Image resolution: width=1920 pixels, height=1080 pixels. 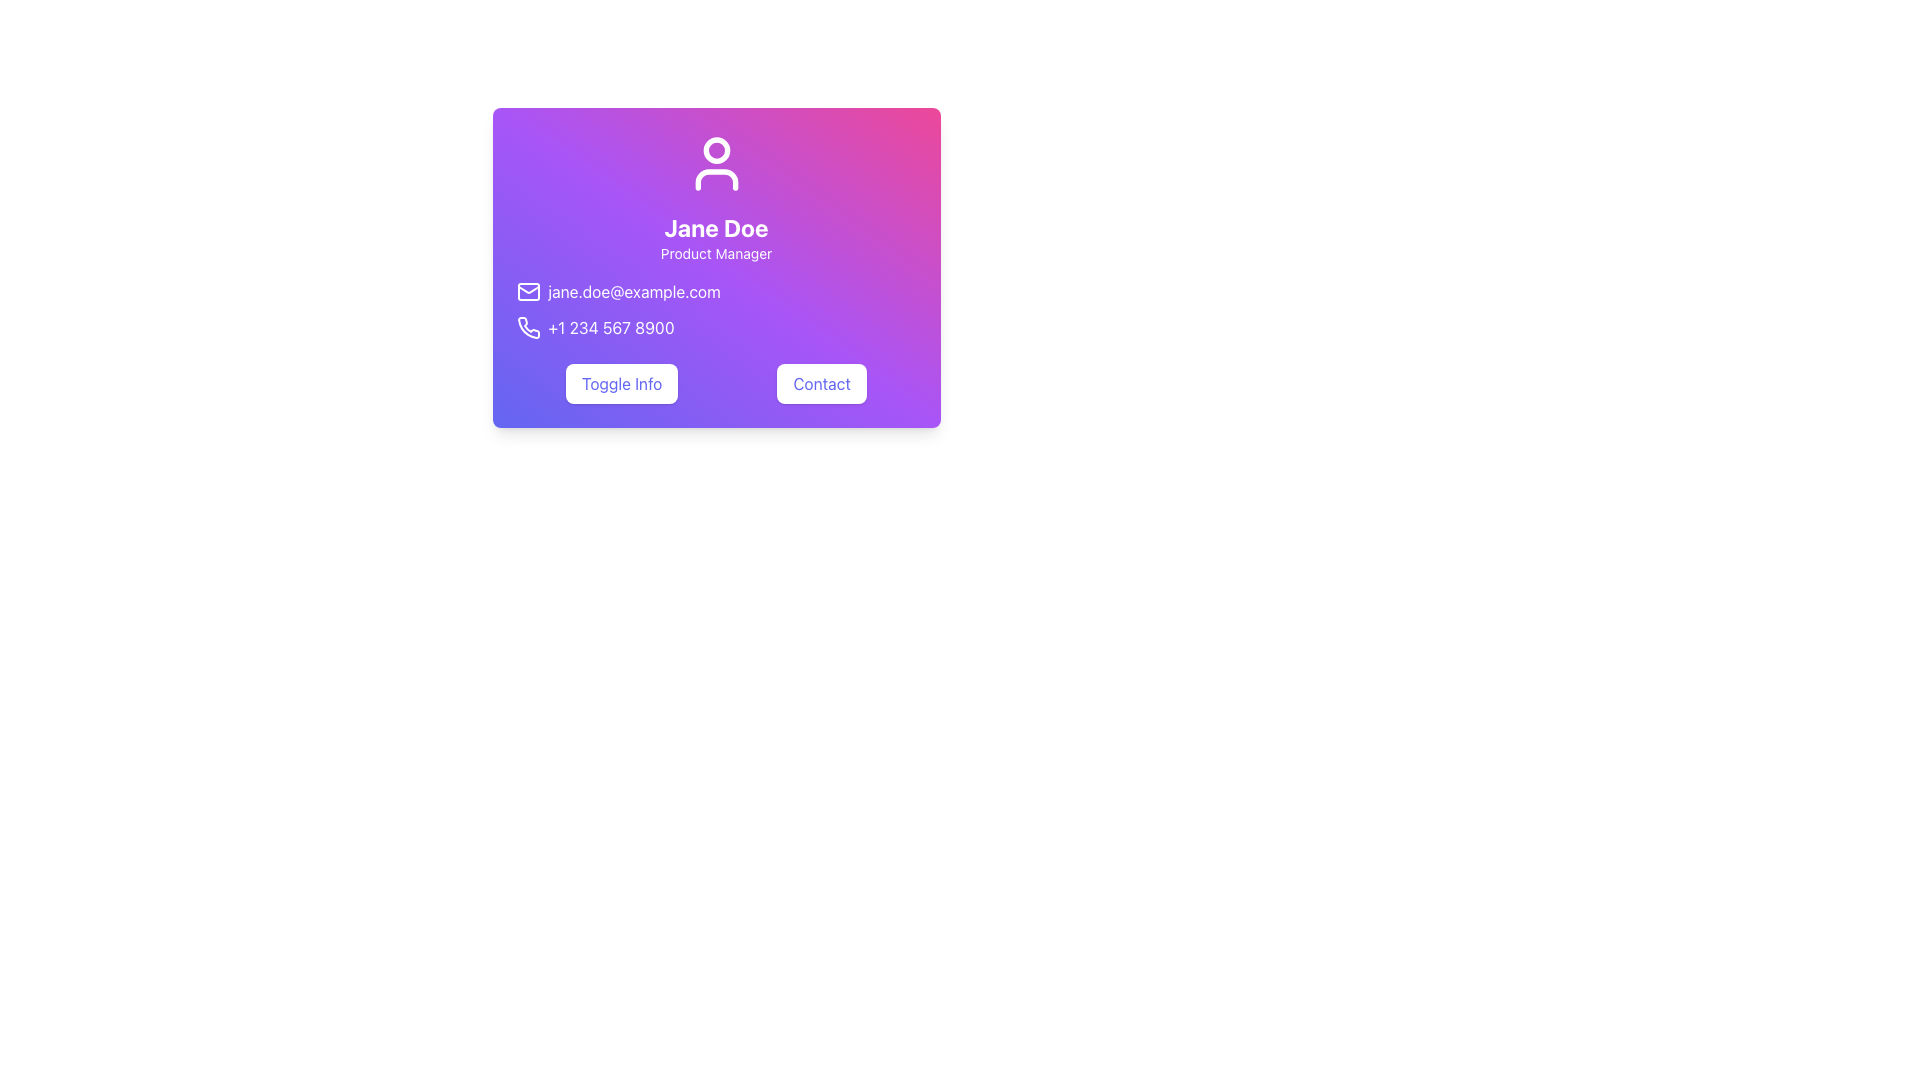 I want to click on the top edge line of the envelope flap in the email icon located above 'jane.doe@example.com', so click(x=528, y=289).